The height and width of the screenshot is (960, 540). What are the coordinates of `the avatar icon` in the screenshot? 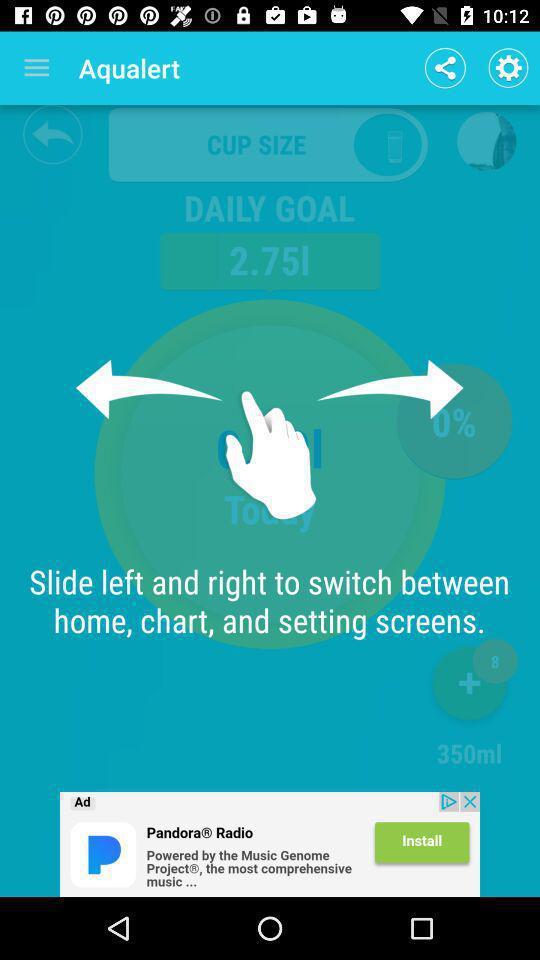 It's located at (485, 140).